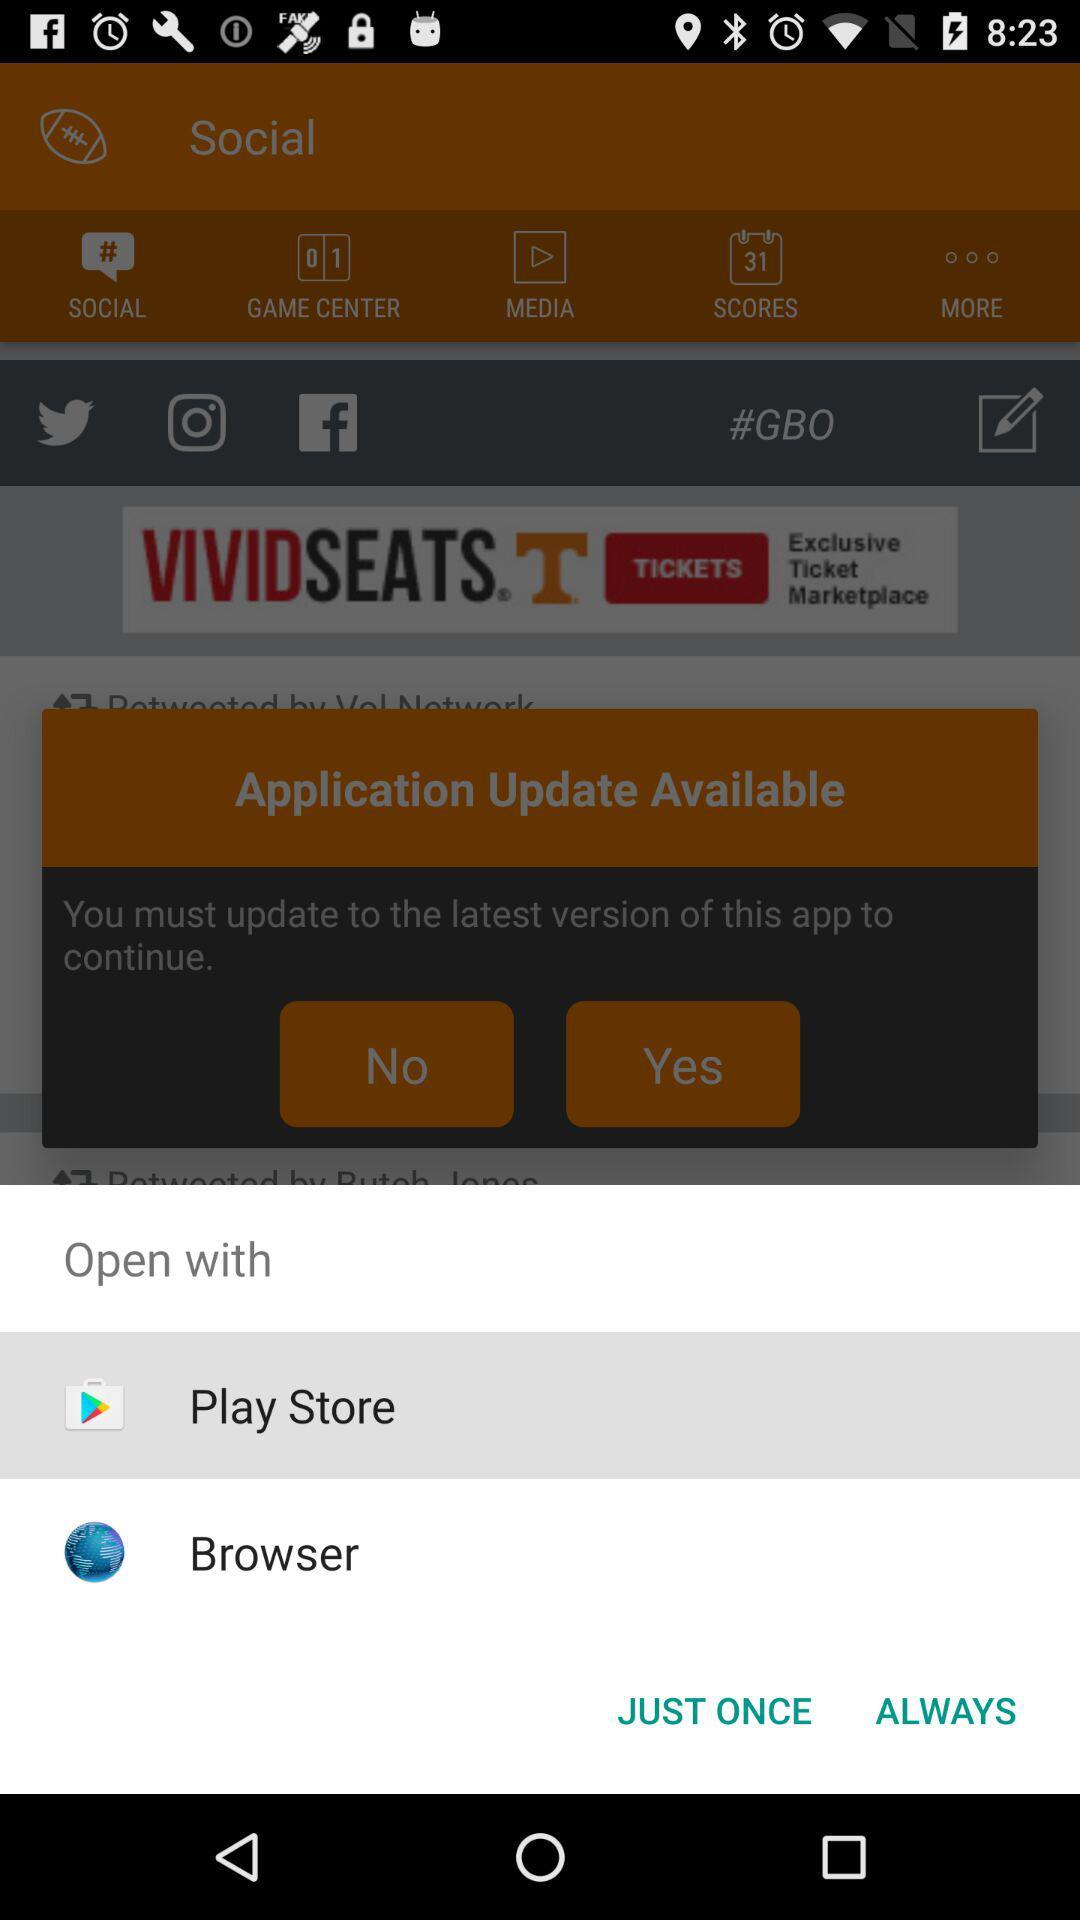 The image size is (1080, 1920). I want to click on icon to the left of always item, so click(713, 1708).